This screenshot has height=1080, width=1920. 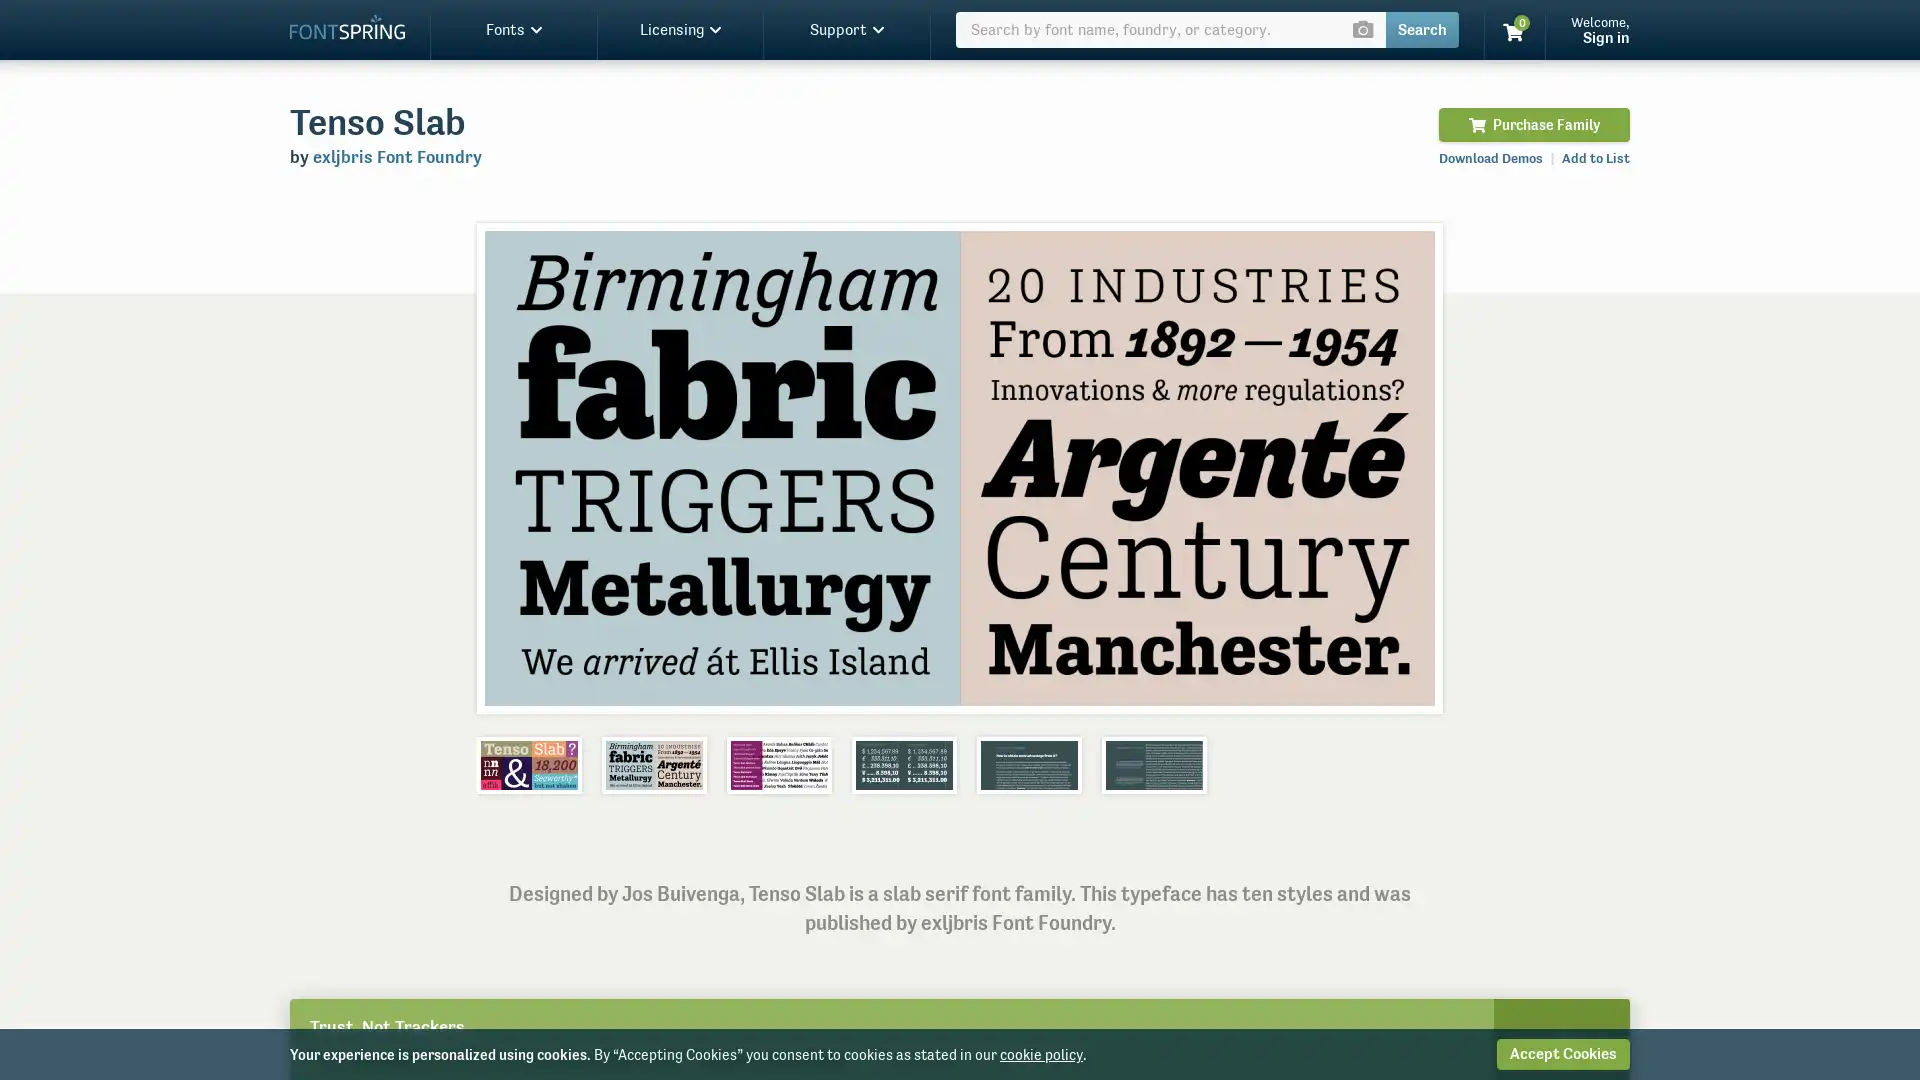 What do you see at coordinates (1533, 124) in the screenshot?
I see `Purchase Family` at bounding box center [1533, 124].